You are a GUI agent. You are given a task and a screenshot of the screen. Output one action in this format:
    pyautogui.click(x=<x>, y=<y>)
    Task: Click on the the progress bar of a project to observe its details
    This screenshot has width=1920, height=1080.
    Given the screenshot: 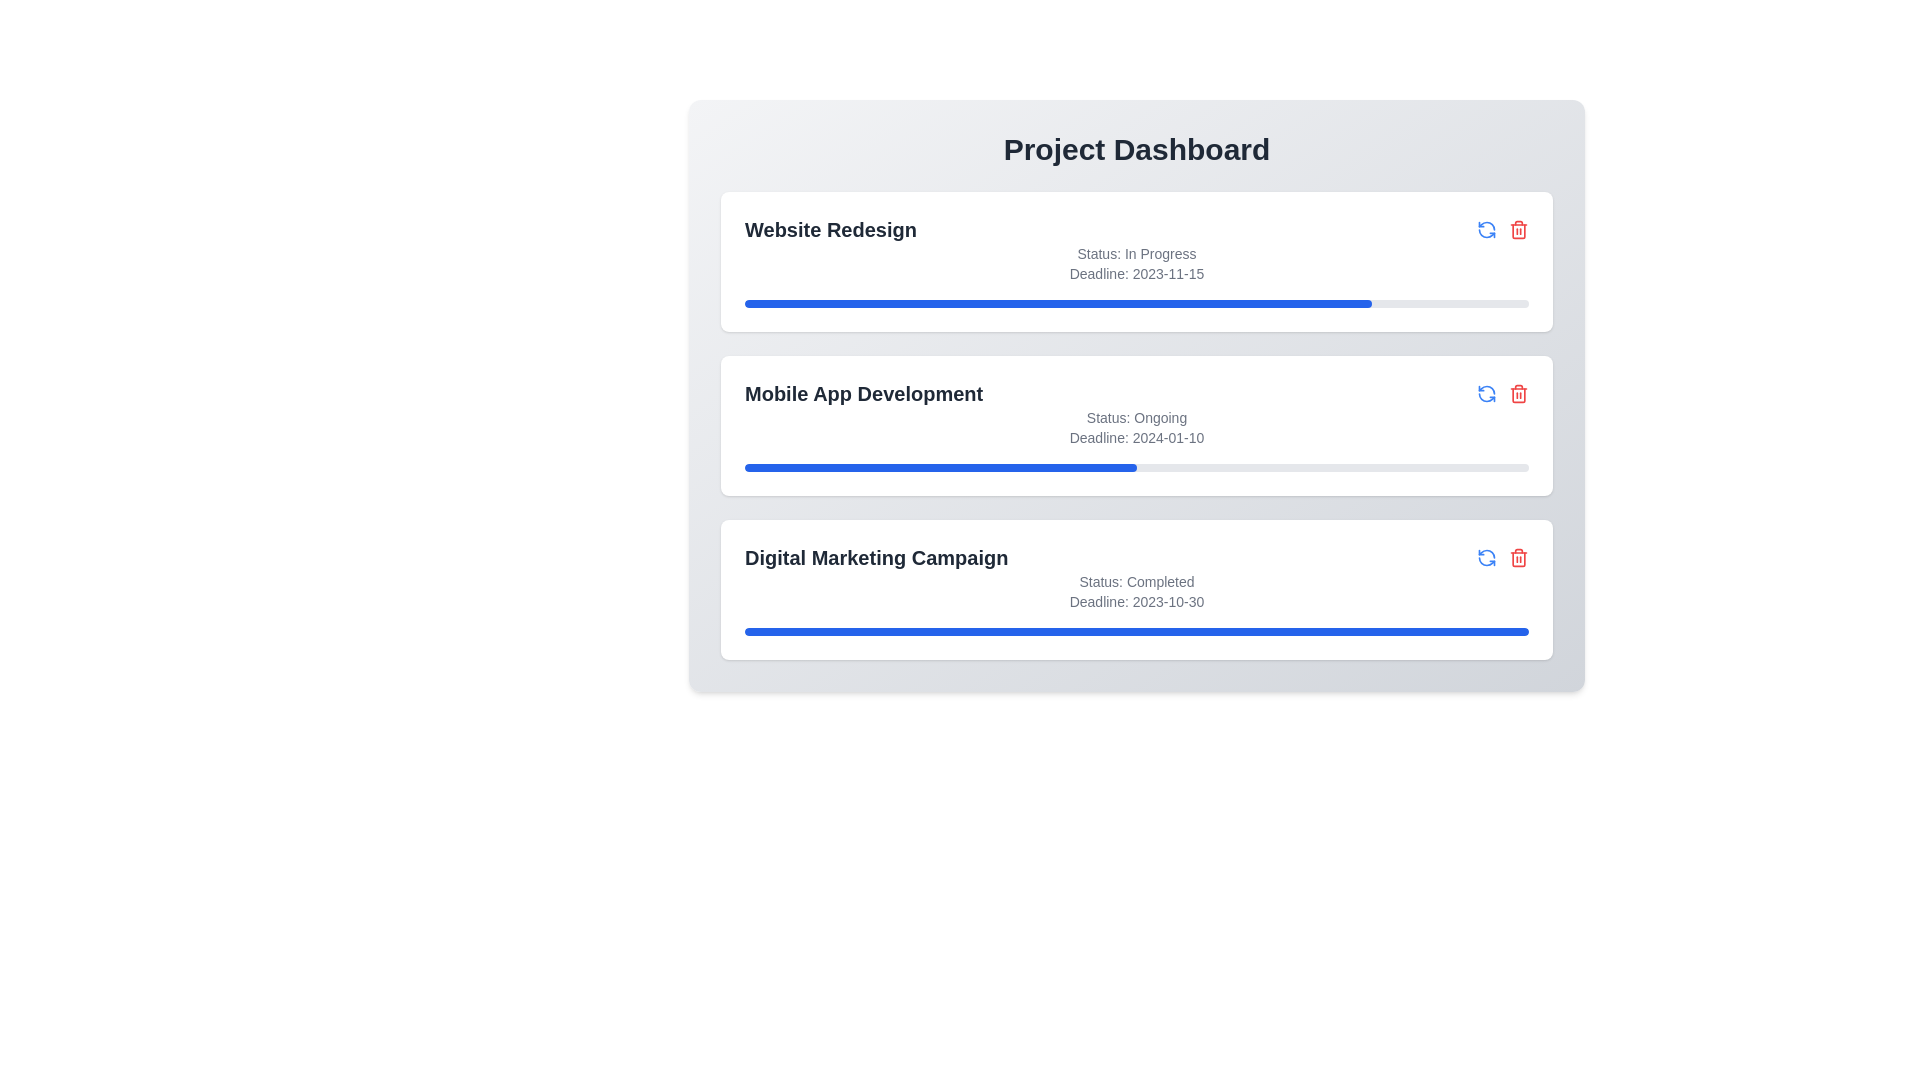 What is the action you would take?
    pyautogui.click(x=1137, y=304)
    